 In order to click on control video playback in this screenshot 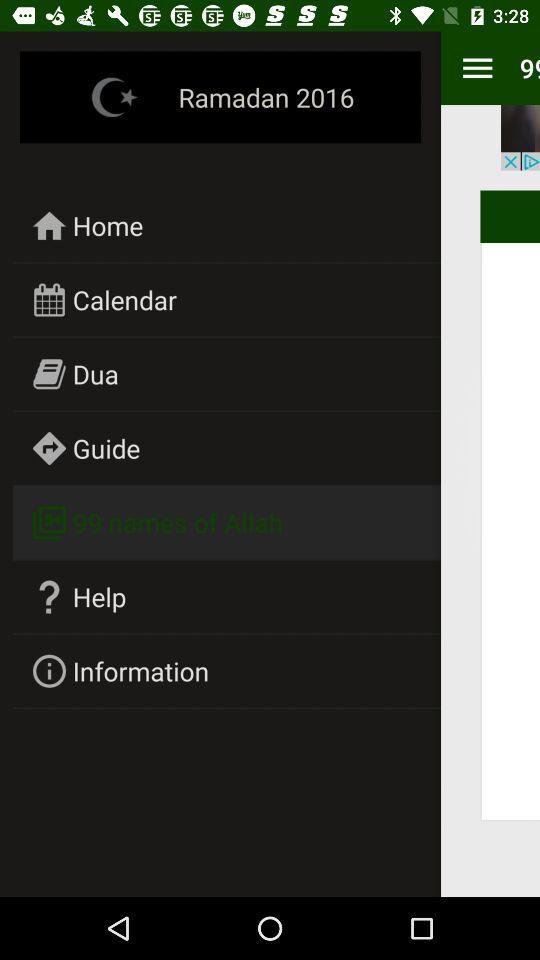, I will do `click(520, 136)`.